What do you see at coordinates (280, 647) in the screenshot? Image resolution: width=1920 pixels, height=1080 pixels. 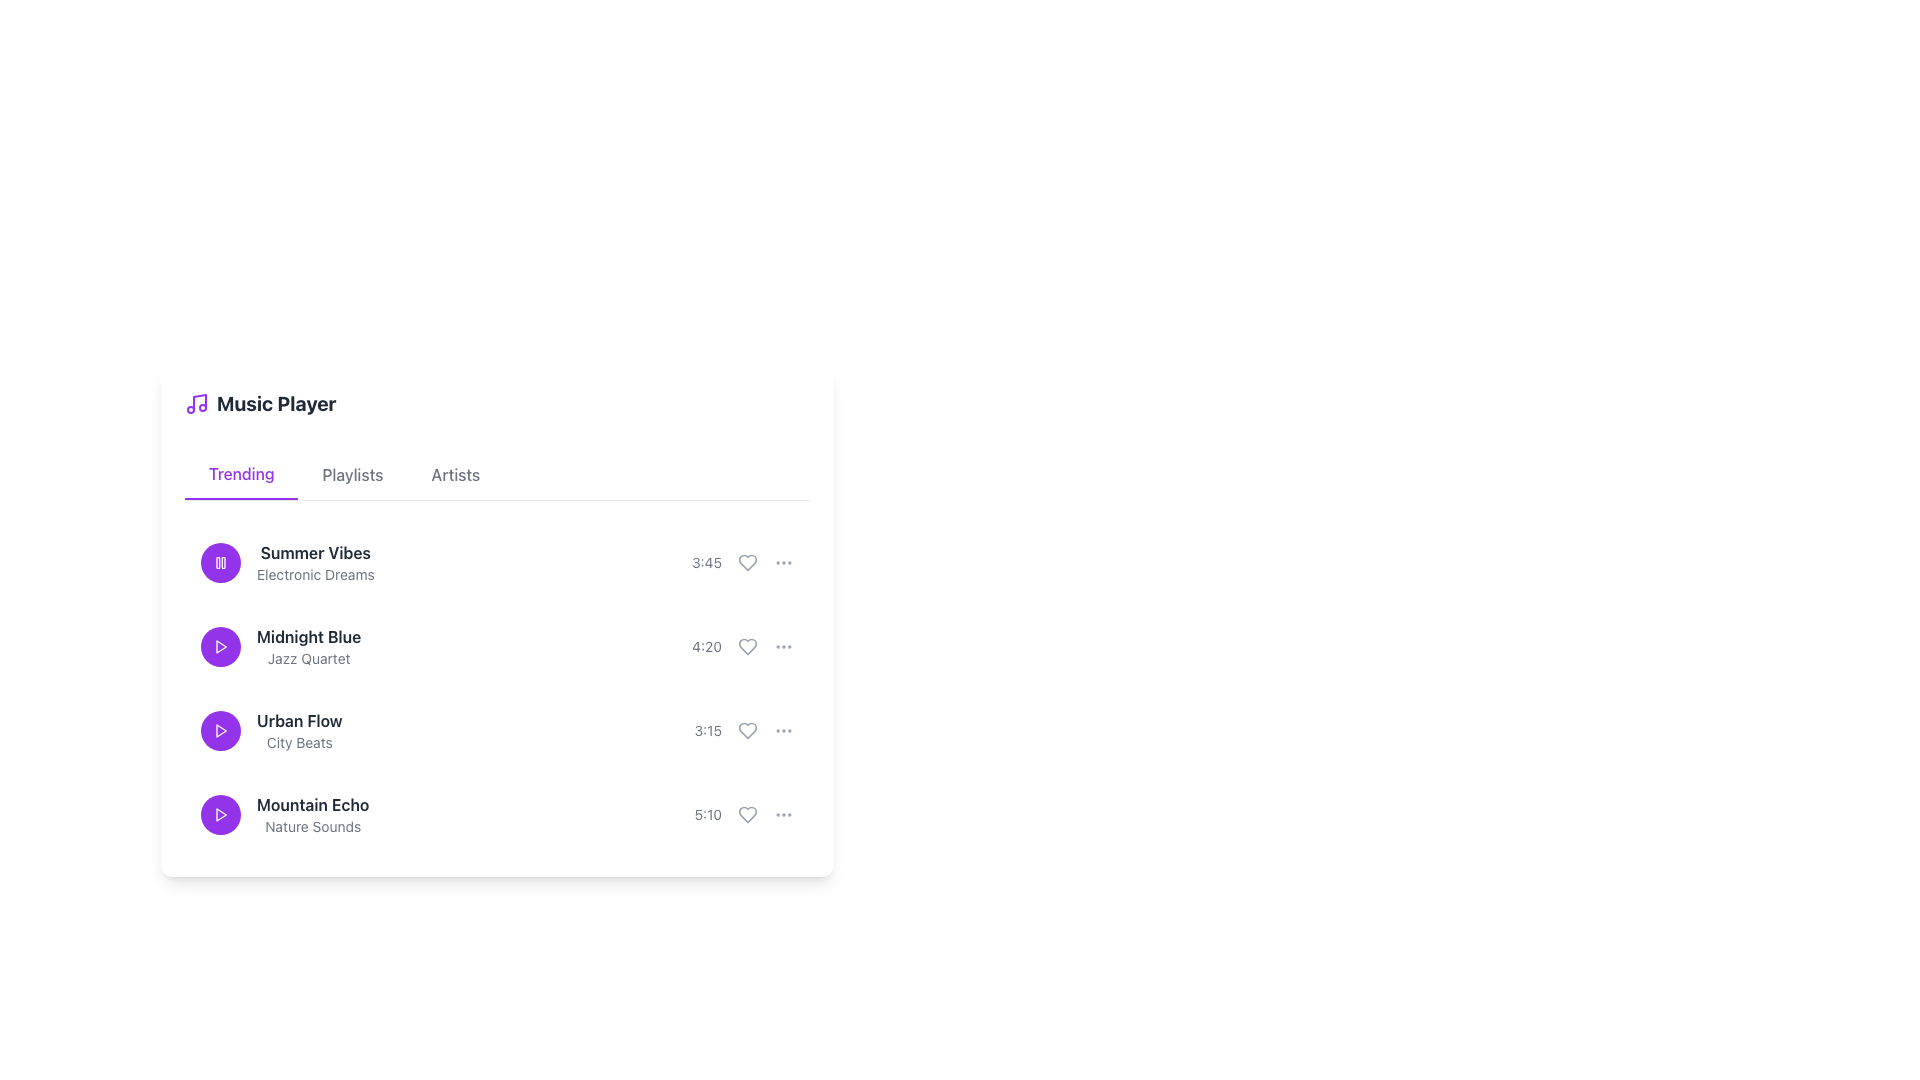 I see `the text labels displaying 'Midnight Blue' and 'Jazz Quartet' located in the 'Trending' section of the 'Music Player' interface, next to a purple circular button with a play icon` at bounding box center [280, 647].